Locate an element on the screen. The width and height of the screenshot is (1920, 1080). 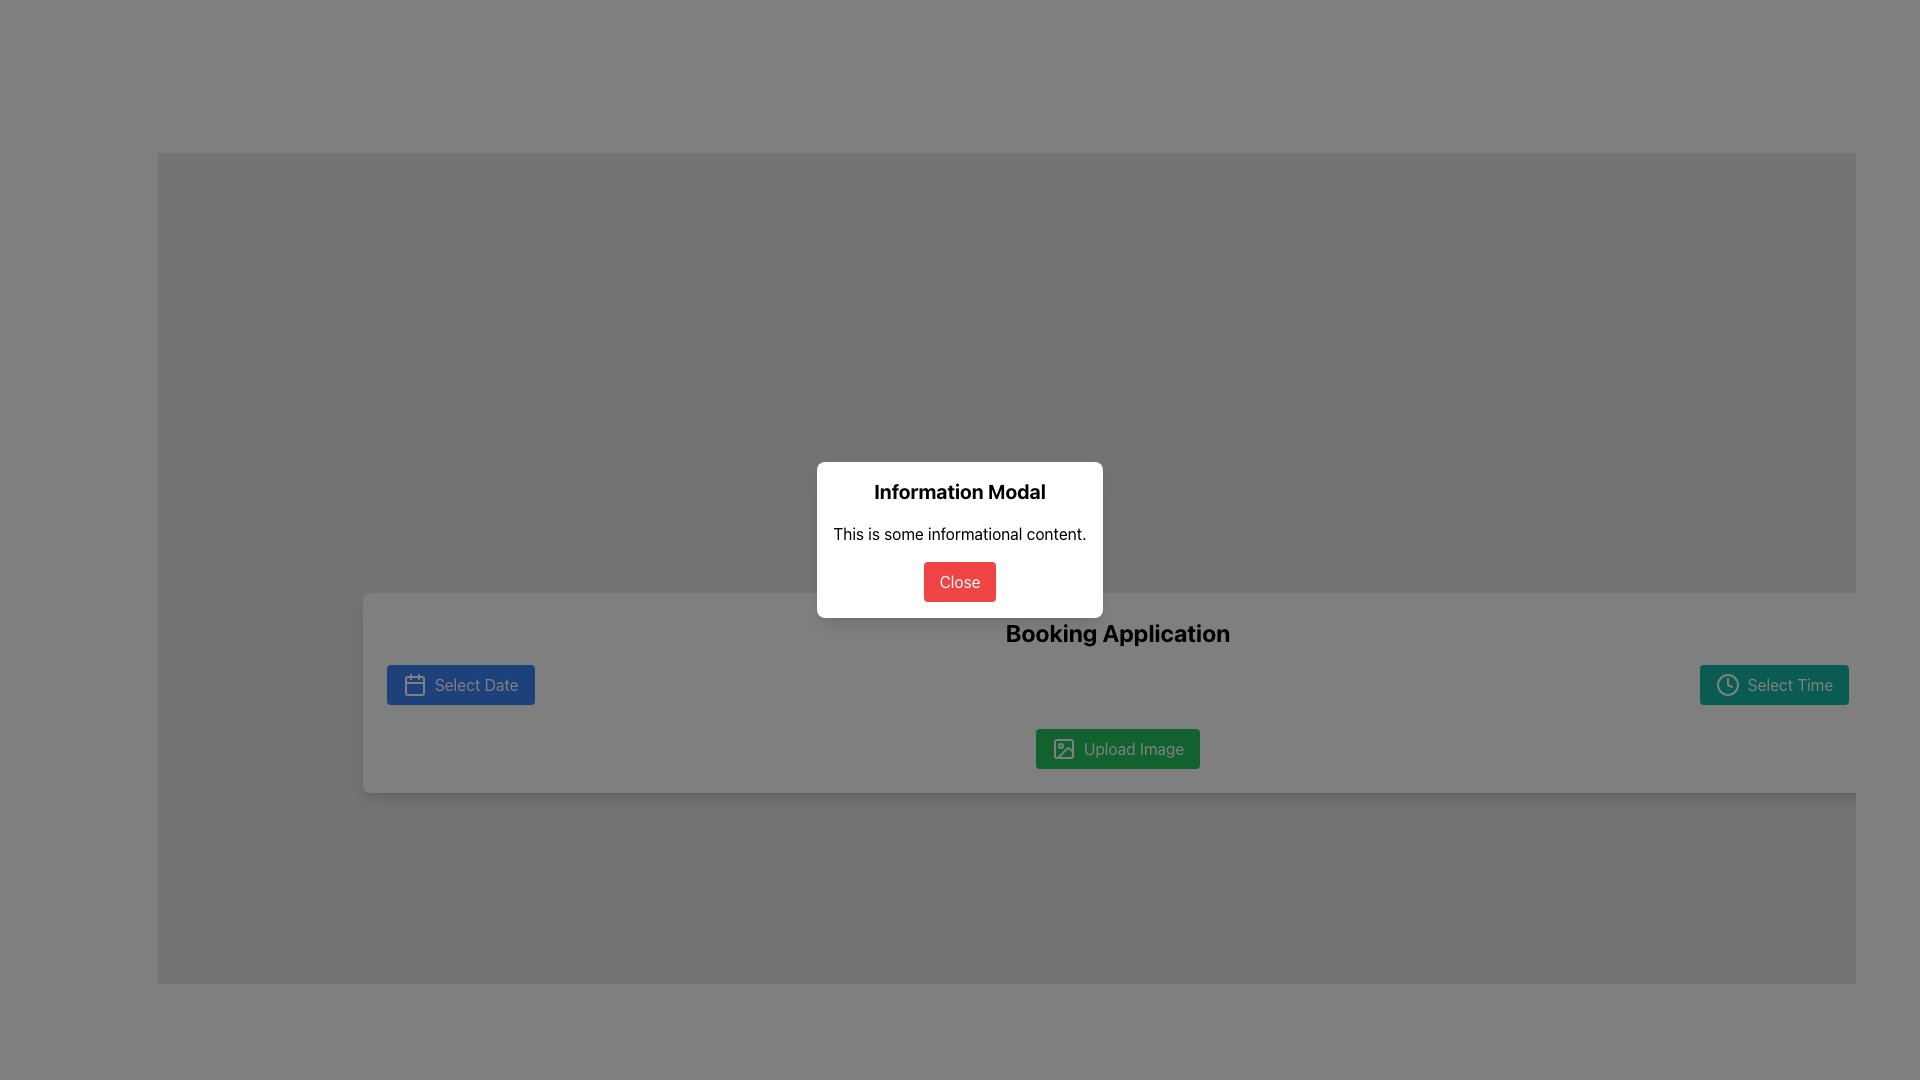
the vector graphic component that serves as a visual cue for the 'Upload Image' functionality, located in the bottom-right area of the icon next to the 'Upload Image' button is located at coordinates (1064, 753).